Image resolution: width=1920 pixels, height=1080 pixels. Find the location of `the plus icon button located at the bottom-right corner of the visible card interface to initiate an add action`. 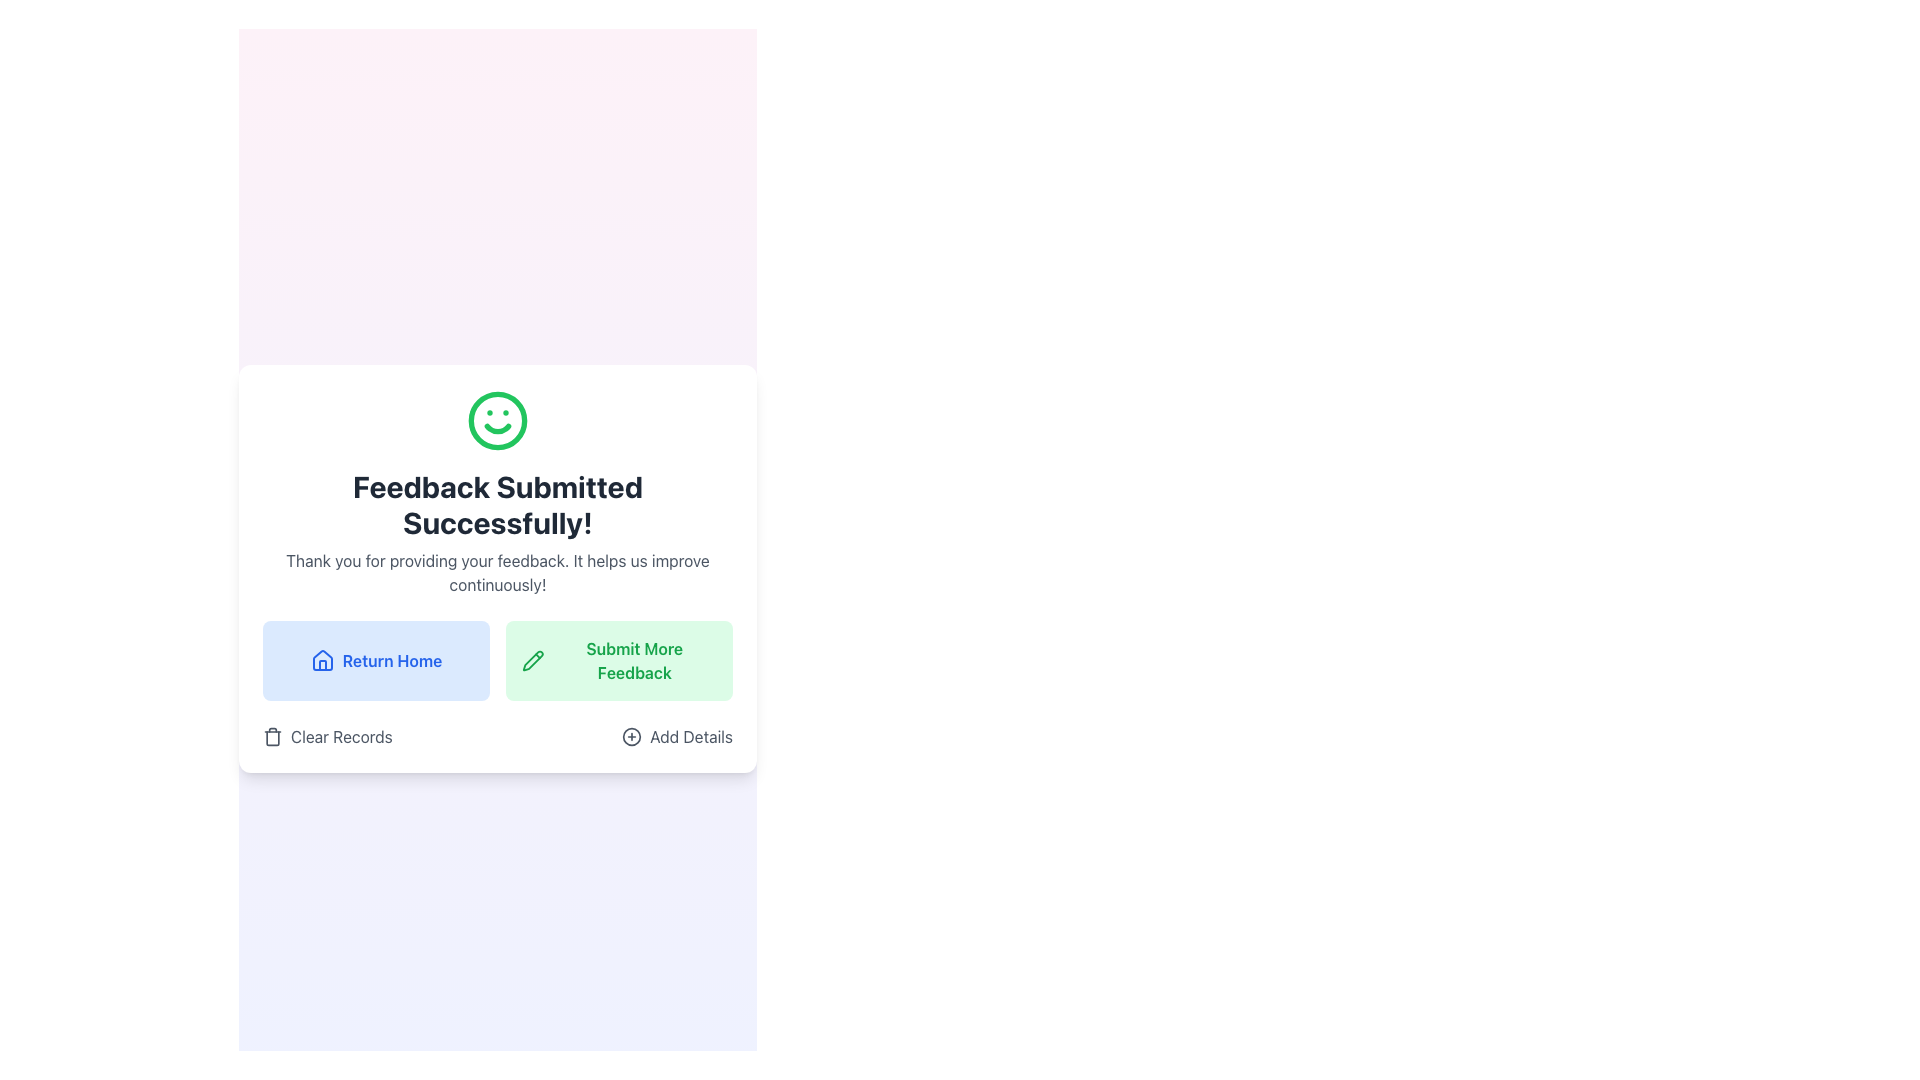

the plus icon button located at the bottom-right corner of the visible card interface to initiate an add action is located at coordinates (631, 736).